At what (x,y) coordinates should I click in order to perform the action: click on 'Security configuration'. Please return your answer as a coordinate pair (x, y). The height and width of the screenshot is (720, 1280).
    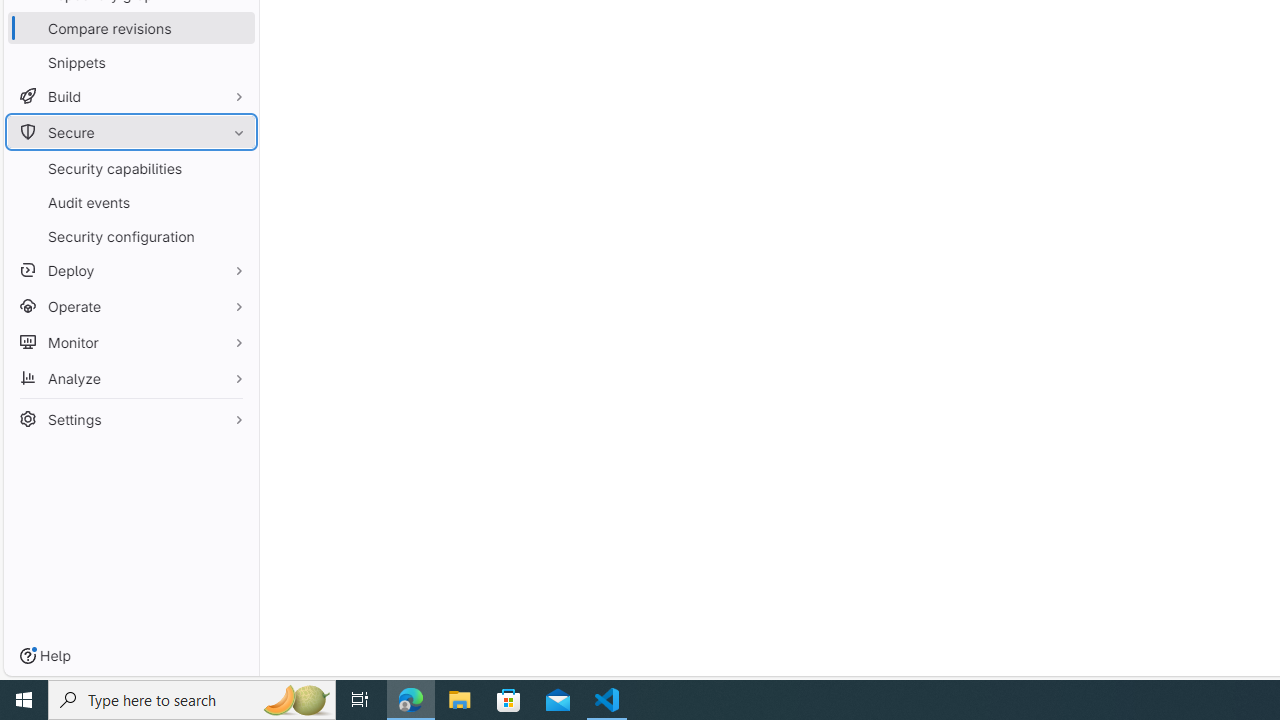
    Looking at the image, I should click on (130, 235).